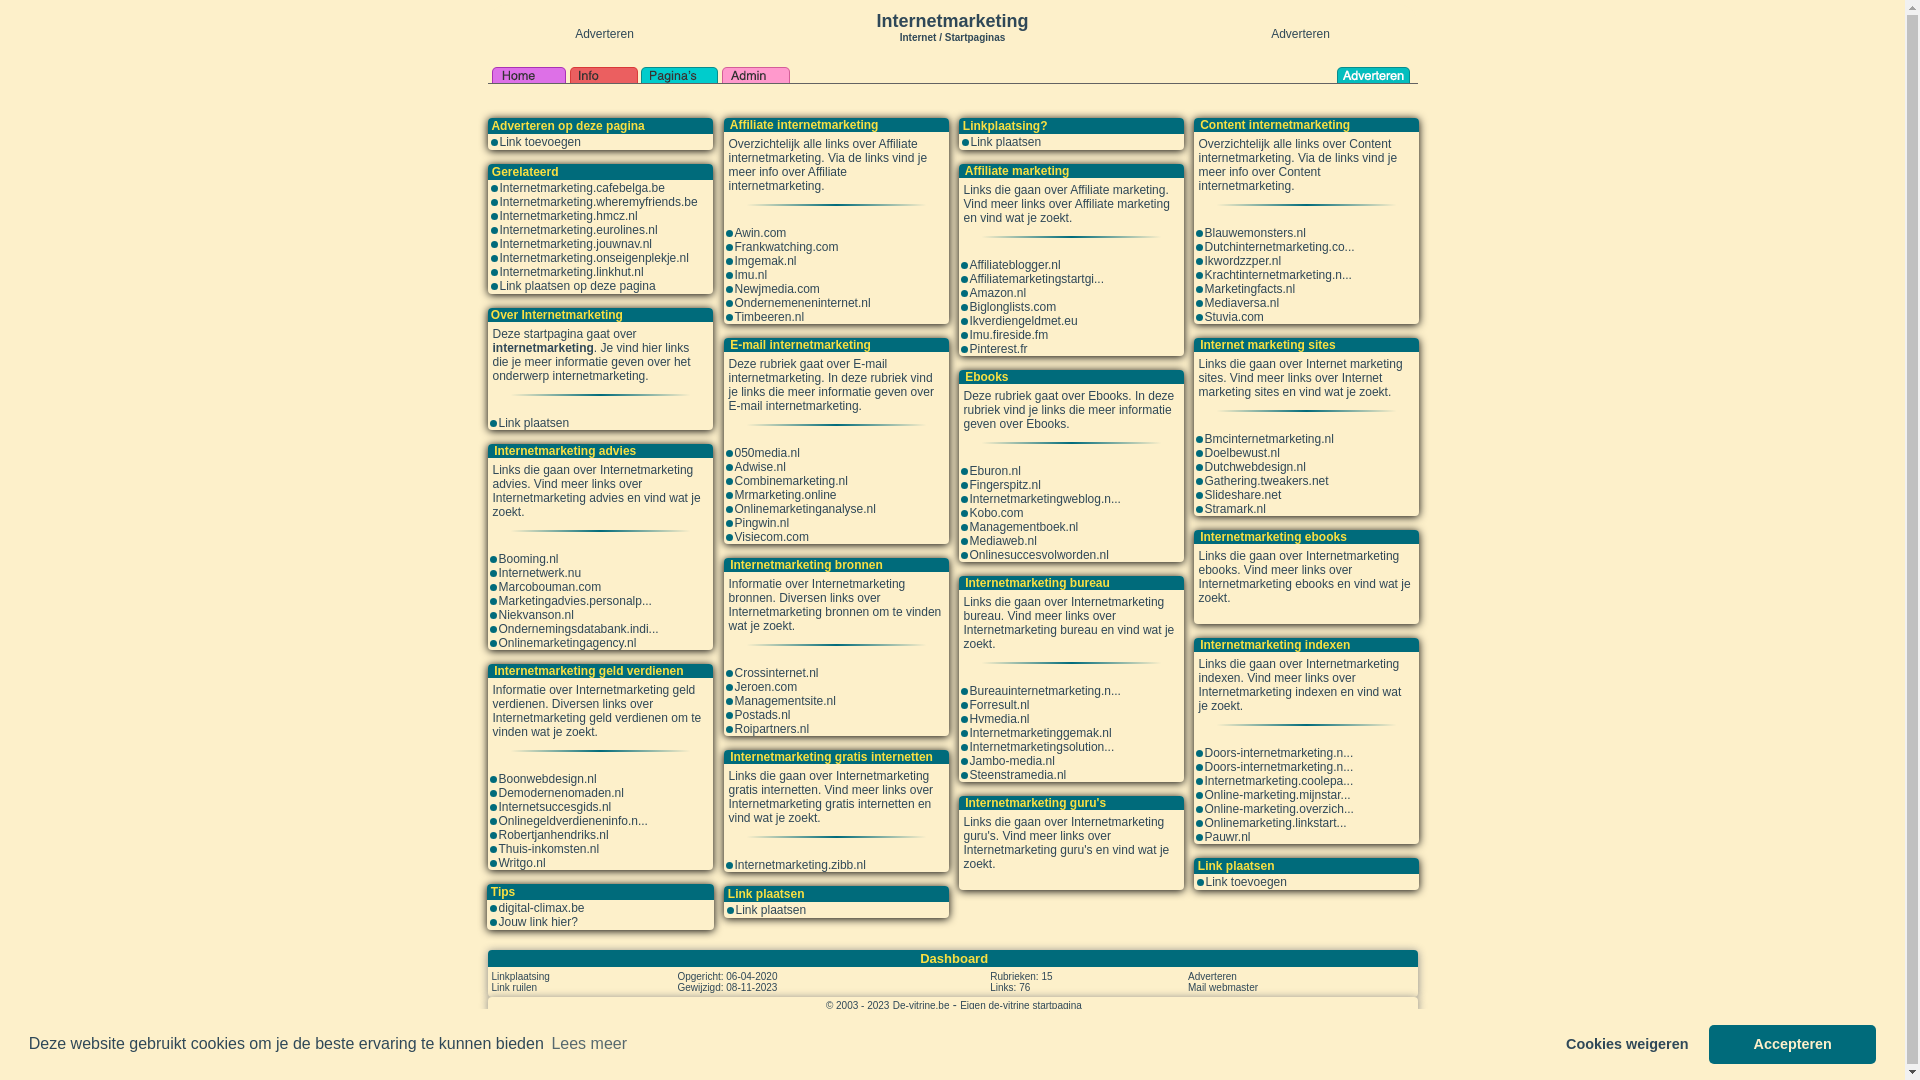 This screenshot has width=1920, height=1080. I want to click on 'Internetwerk.nu', so click(539, 573).